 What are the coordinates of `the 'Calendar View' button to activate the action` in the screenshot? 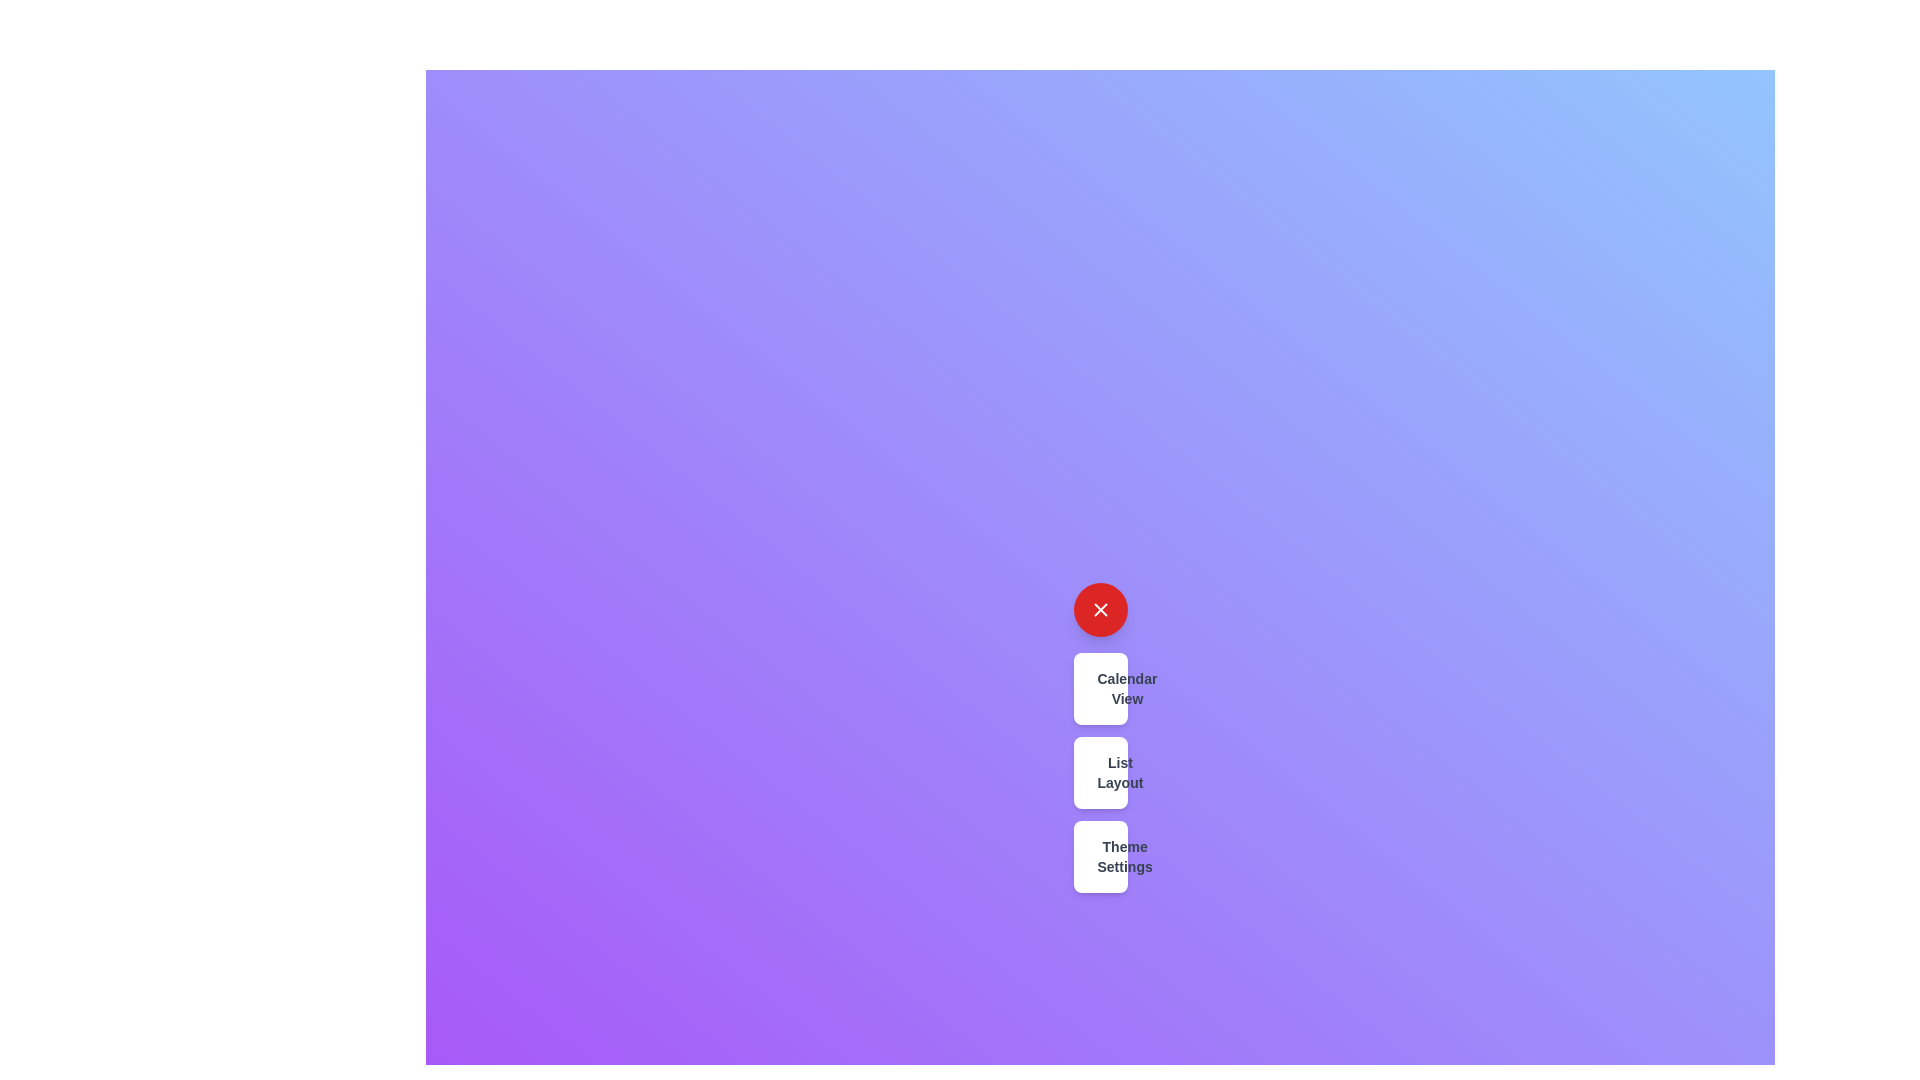 It's located at (1099, 688).